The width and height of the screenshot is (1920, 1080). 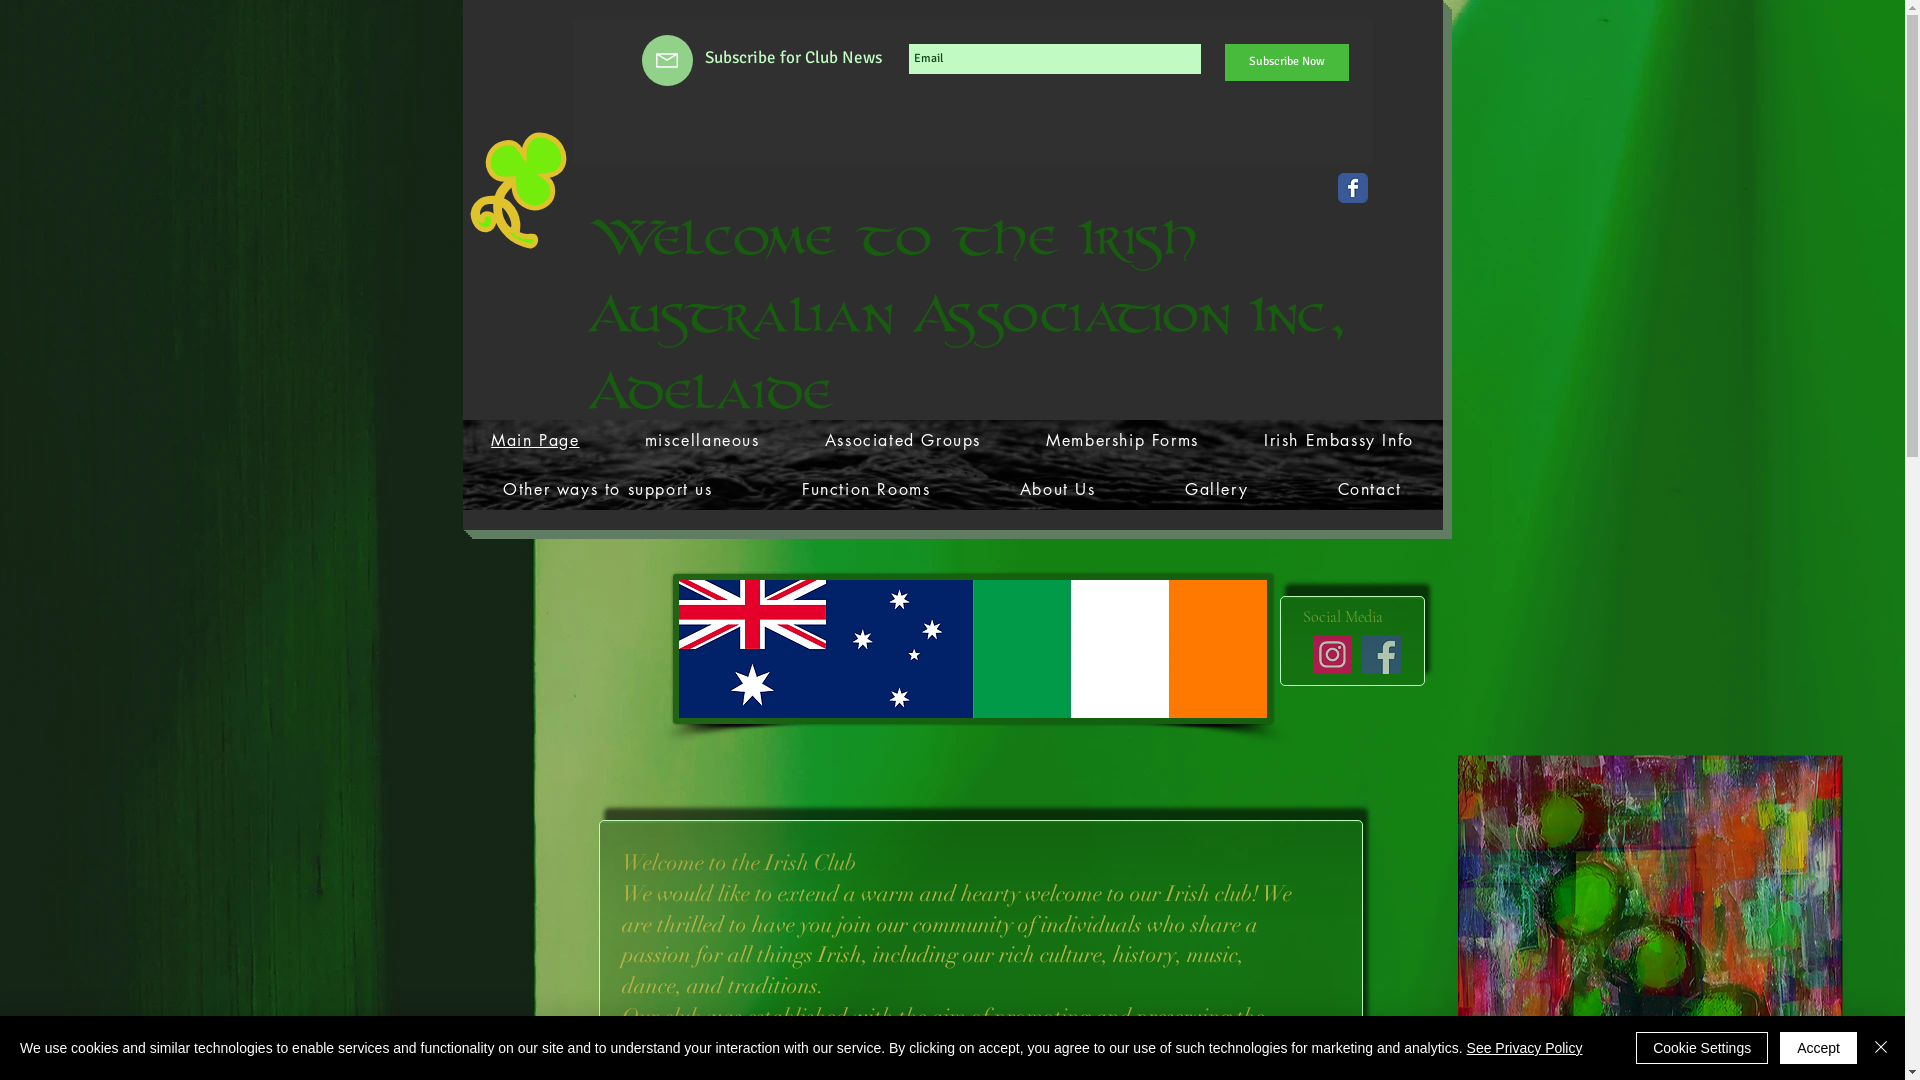 I want to click on 'Membership Forms', so click(x=1123, y=439).